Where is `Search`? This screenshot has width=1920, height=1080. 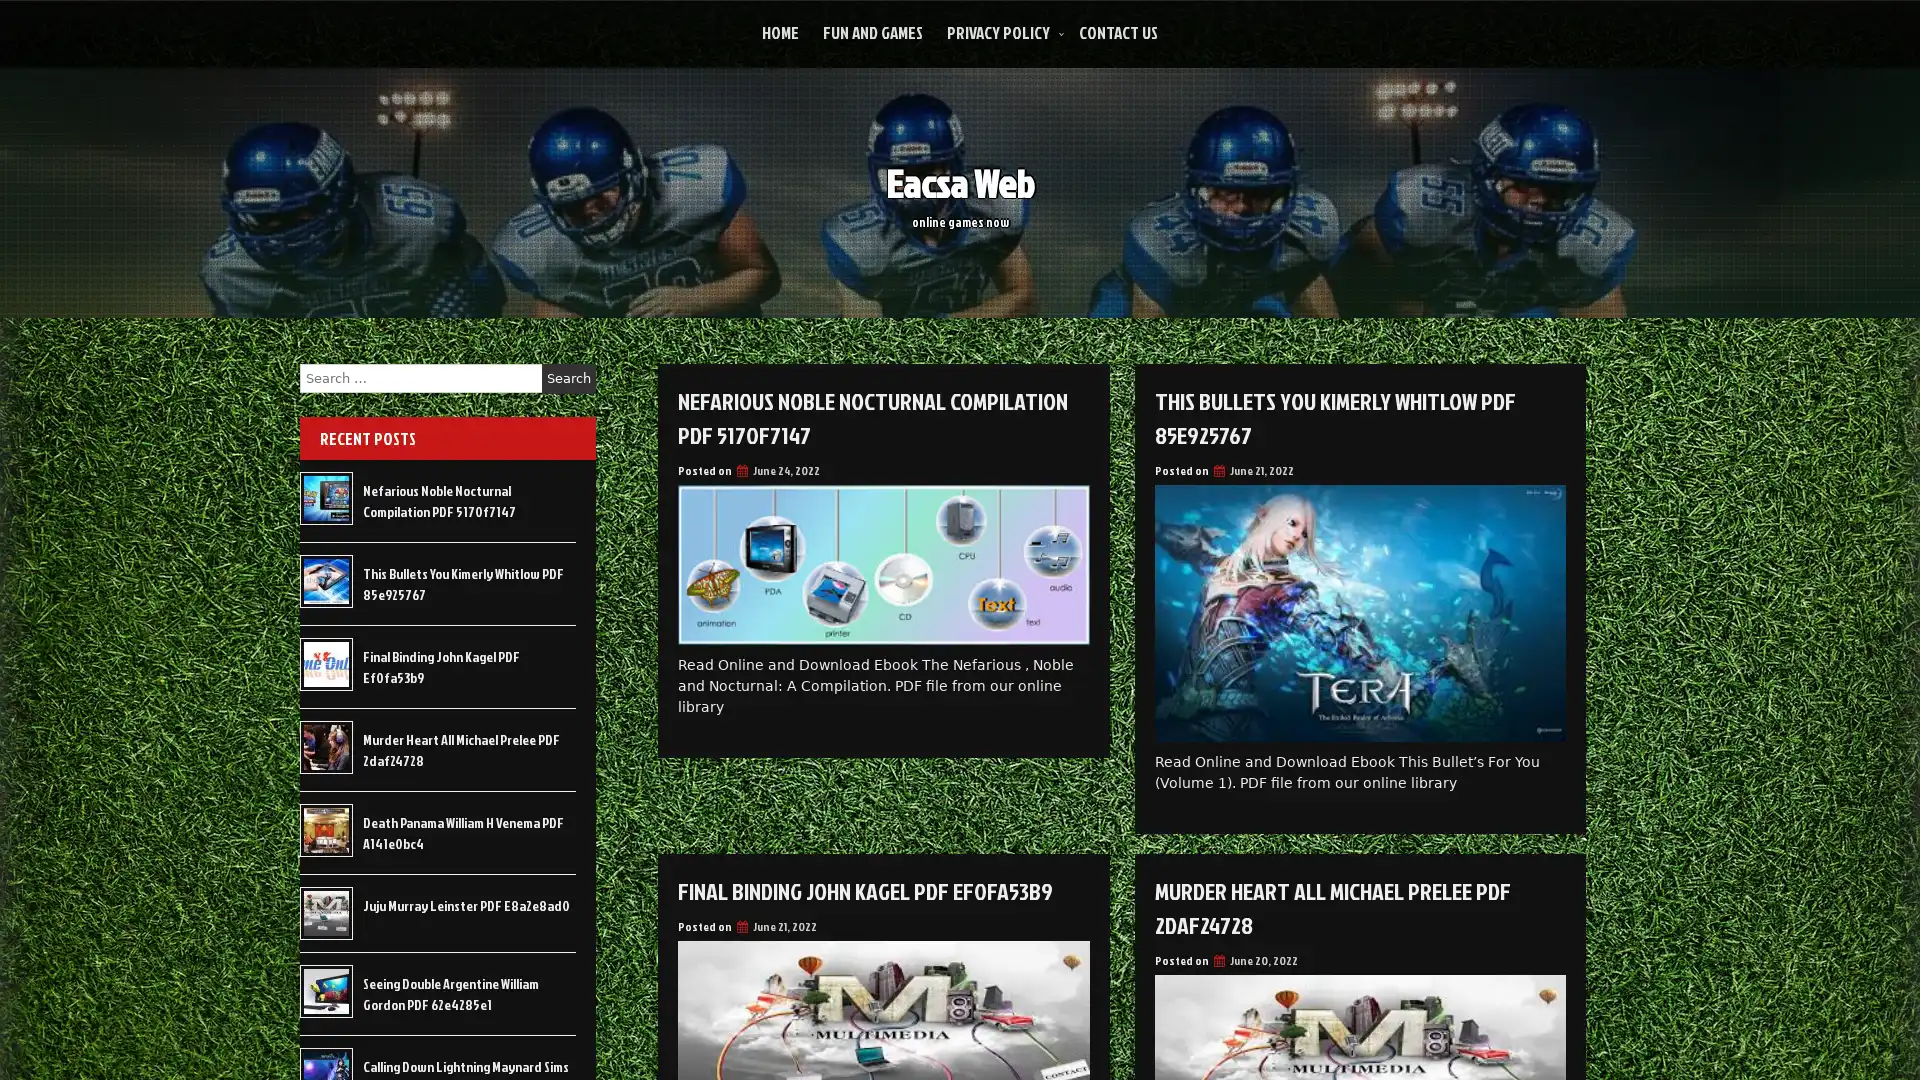
Search is located at coordinates (568, 378).